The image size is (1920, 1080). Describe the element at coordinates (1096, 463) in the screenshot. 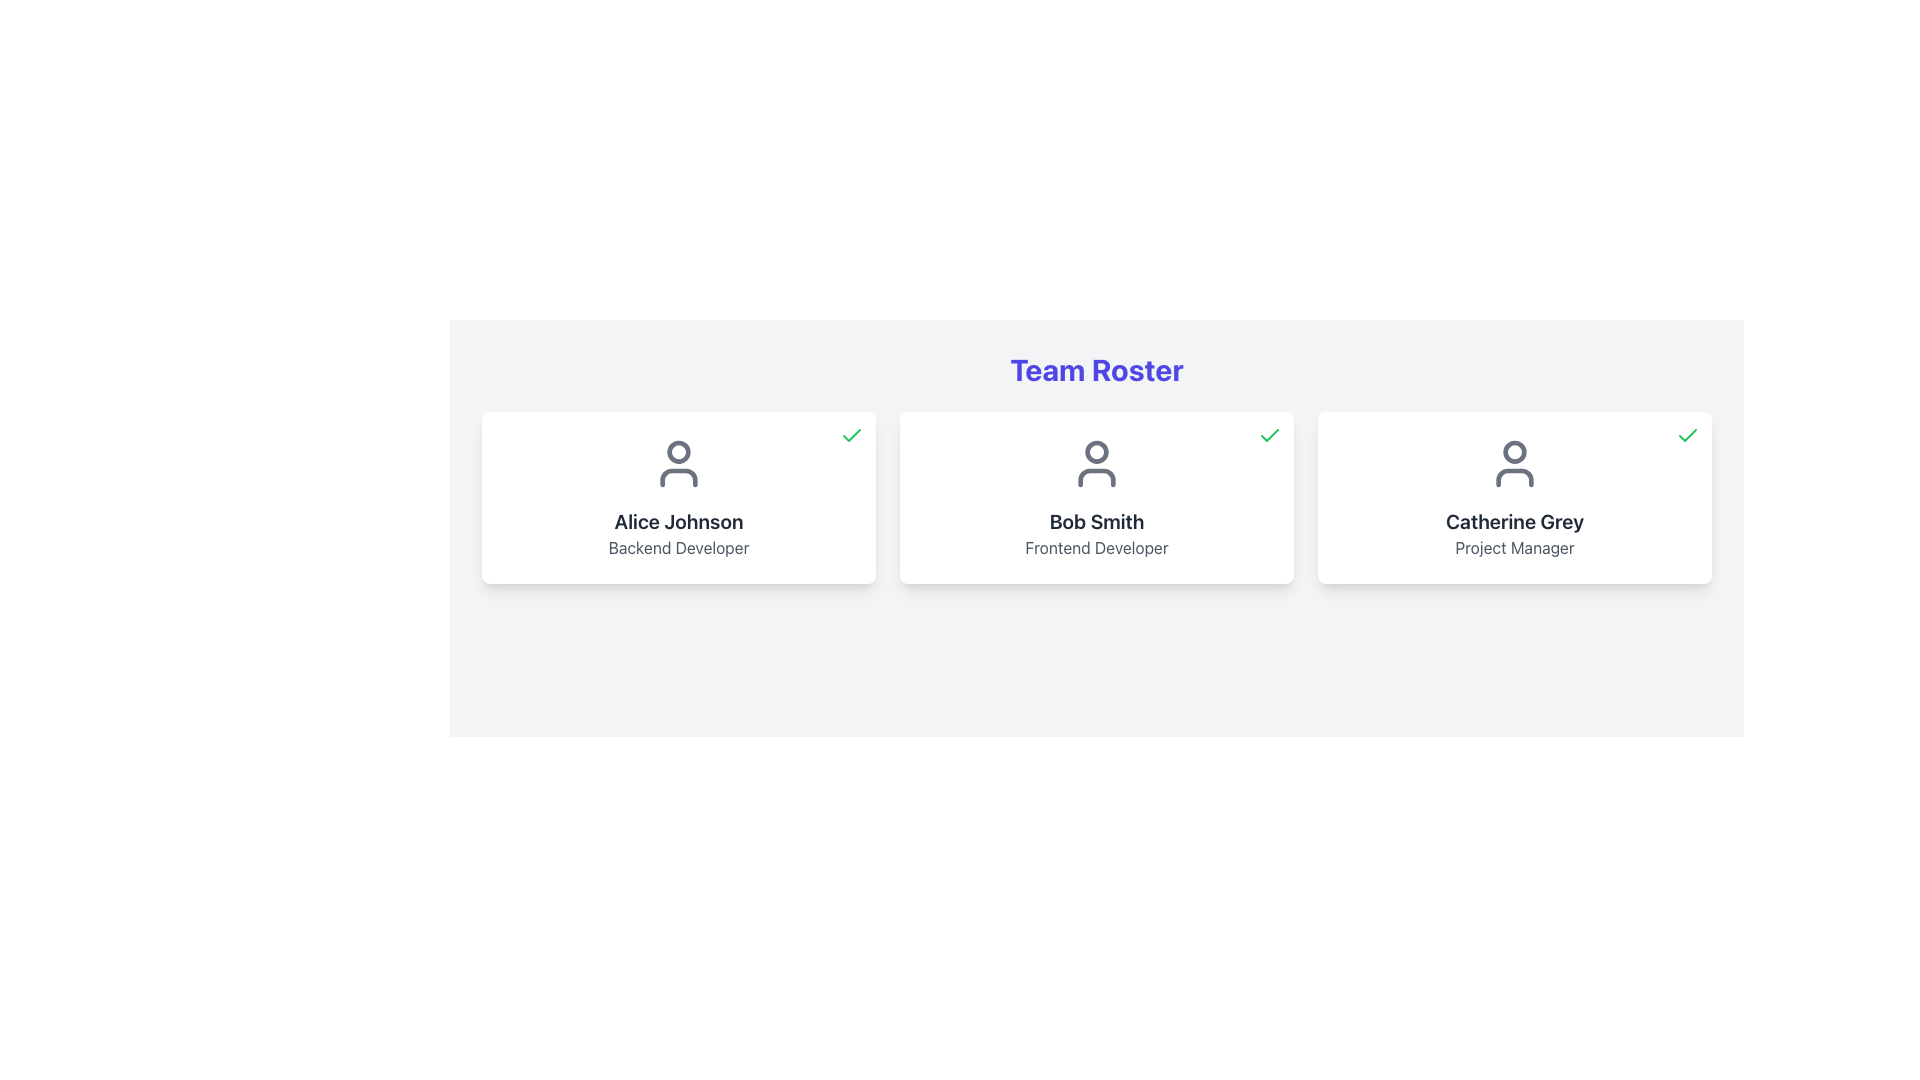

I see `the user profile icon representing 'Bob Smith', a Frontend Developer, located at the top-center of his card in the Team Roster section` at that location.